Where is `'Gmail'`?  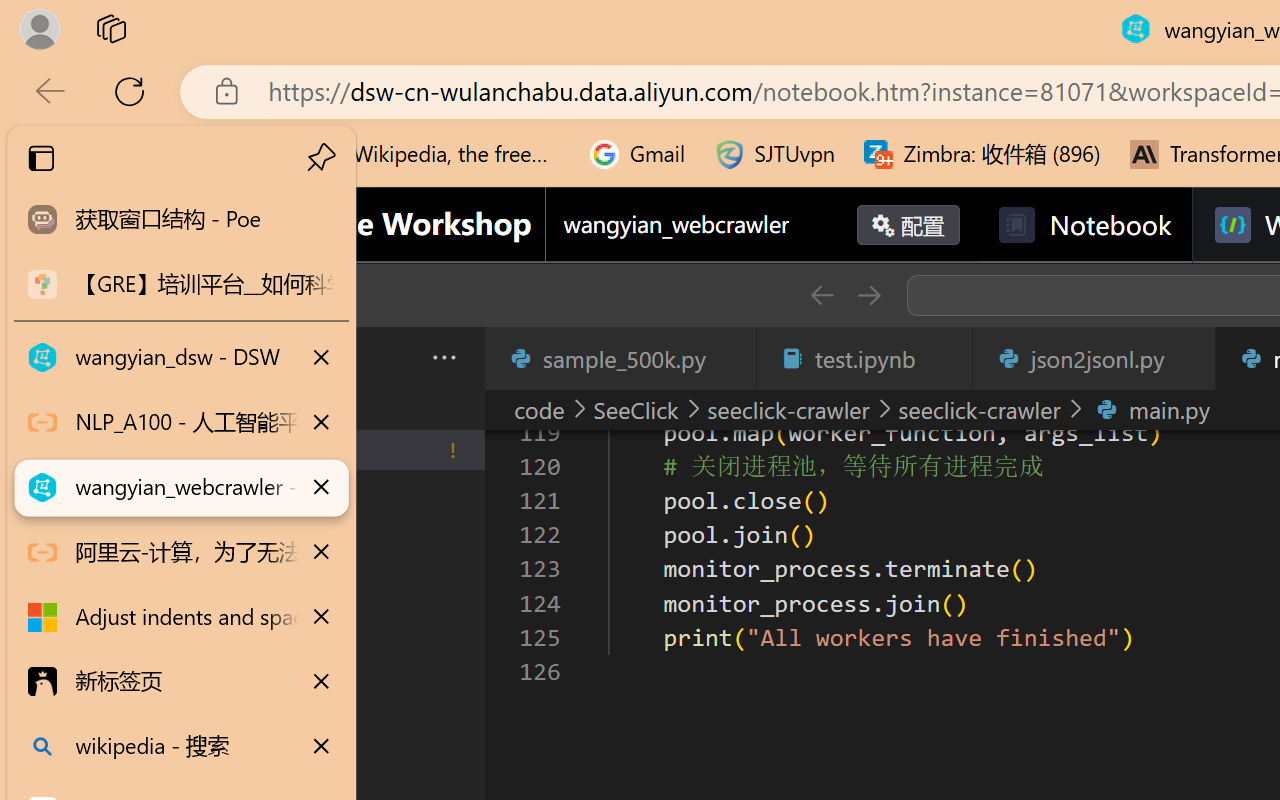
'Gmail' is located at coordinates (637, 154).